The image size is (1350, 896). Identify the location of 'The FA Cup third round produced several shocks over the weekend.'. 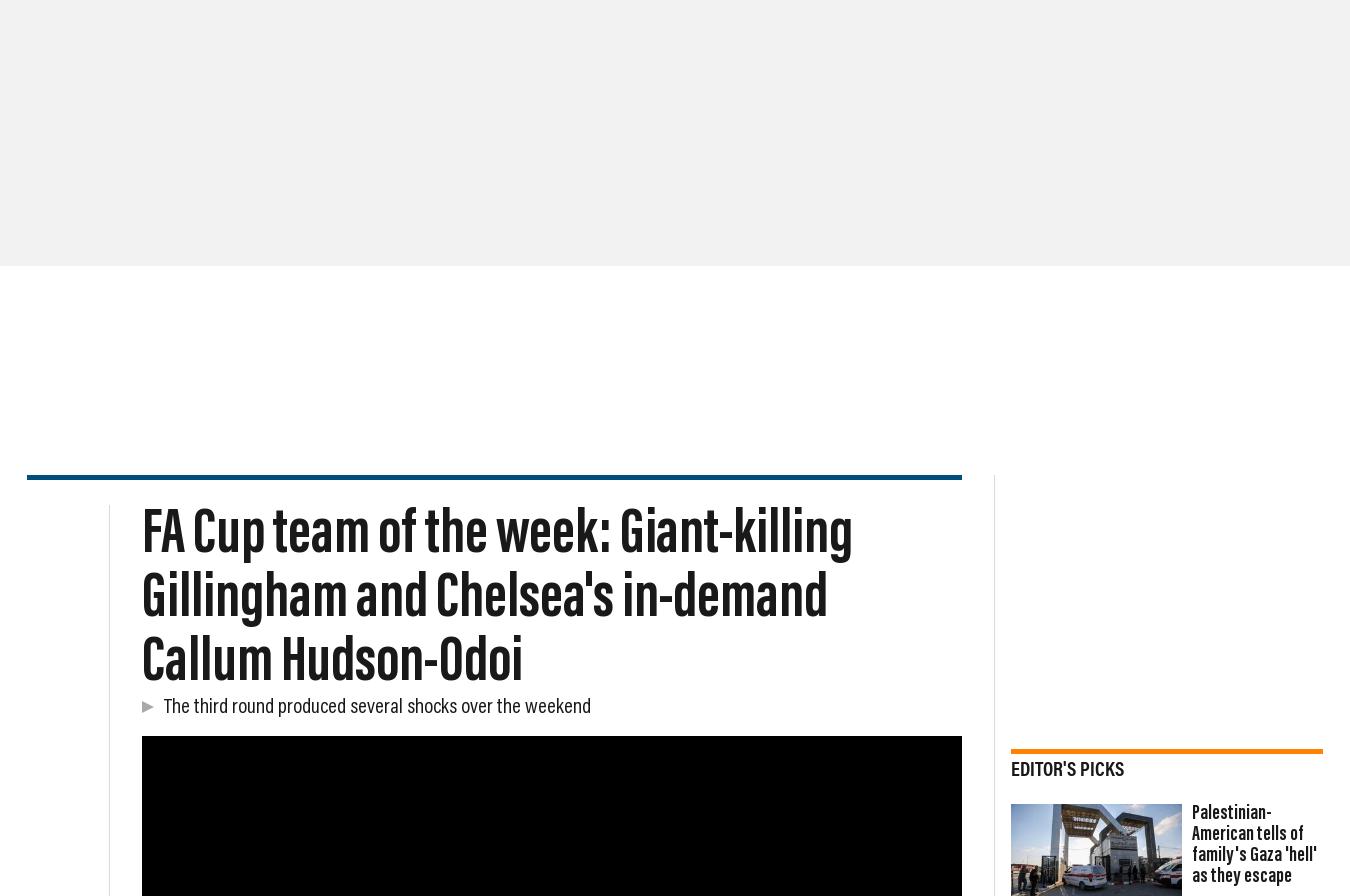
(142, 589).